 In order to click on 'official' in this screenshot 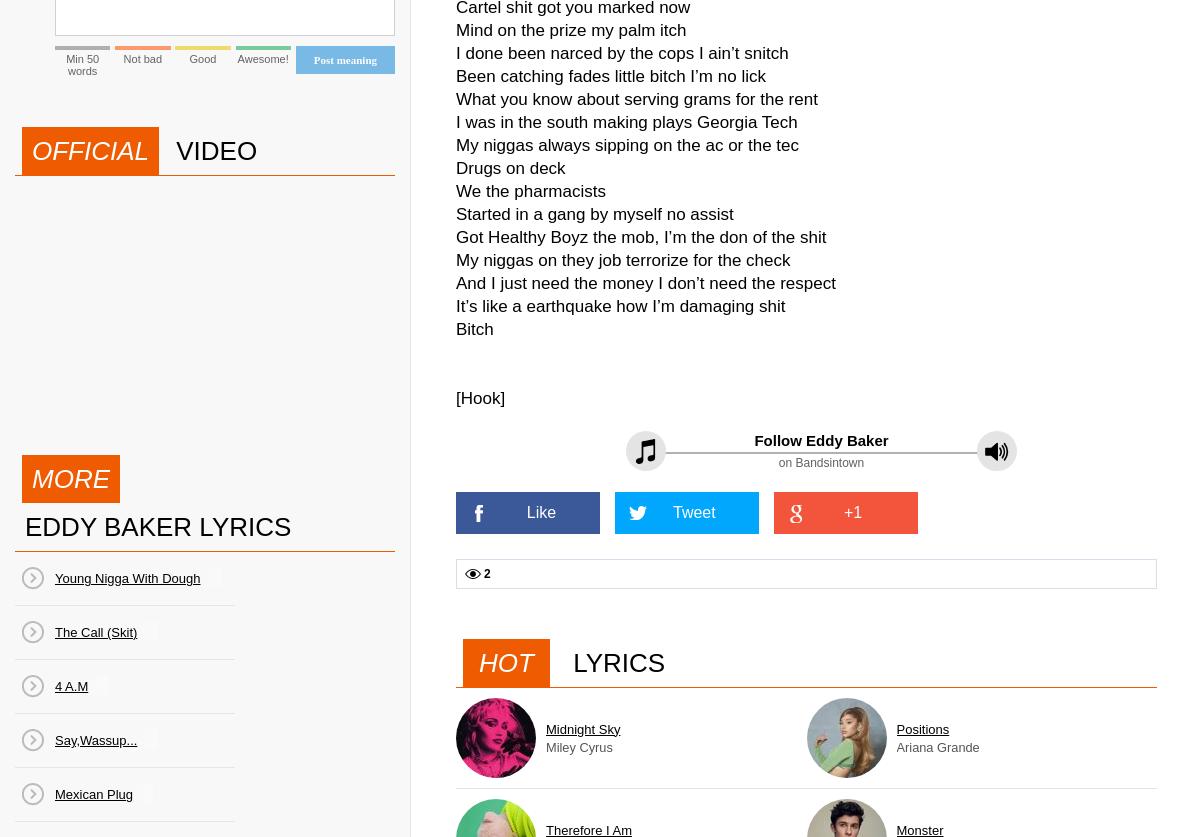, I will do `click(89, 149)`.